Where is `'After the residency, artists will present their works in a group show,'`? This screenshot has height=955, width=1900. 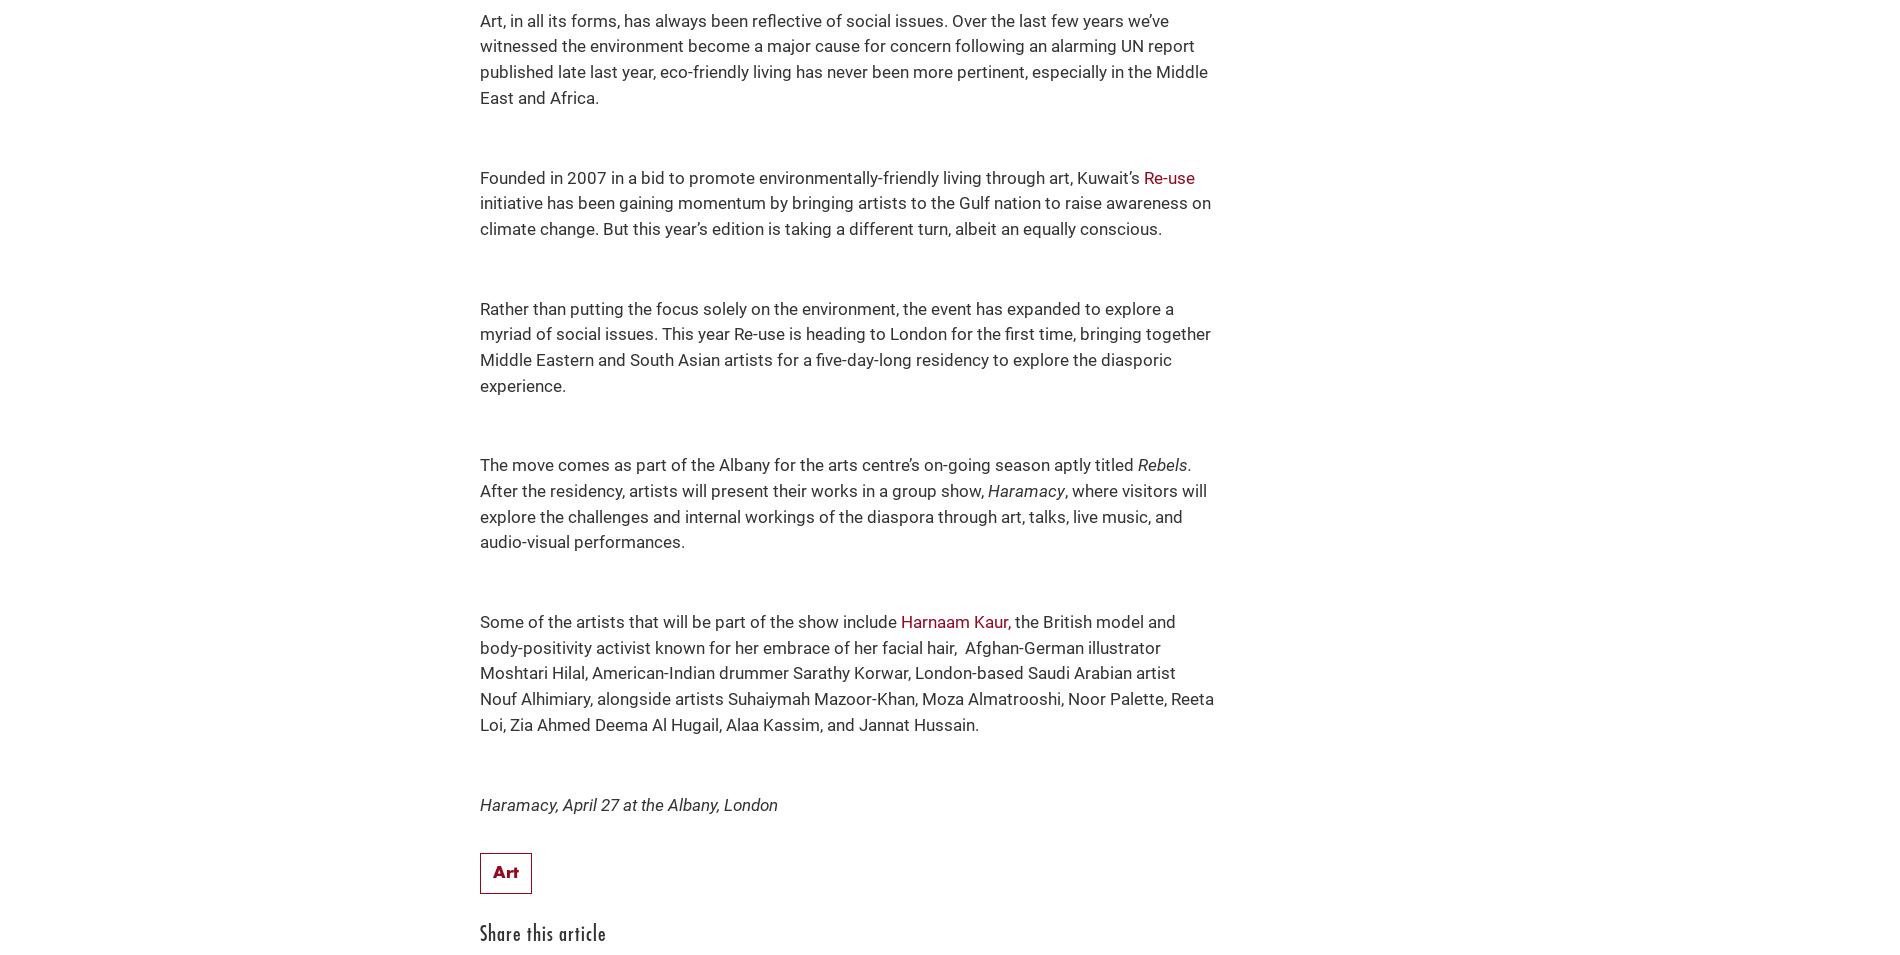 'After the residency, artists will present their works in a group show,' is located at coordinates (479, 490).